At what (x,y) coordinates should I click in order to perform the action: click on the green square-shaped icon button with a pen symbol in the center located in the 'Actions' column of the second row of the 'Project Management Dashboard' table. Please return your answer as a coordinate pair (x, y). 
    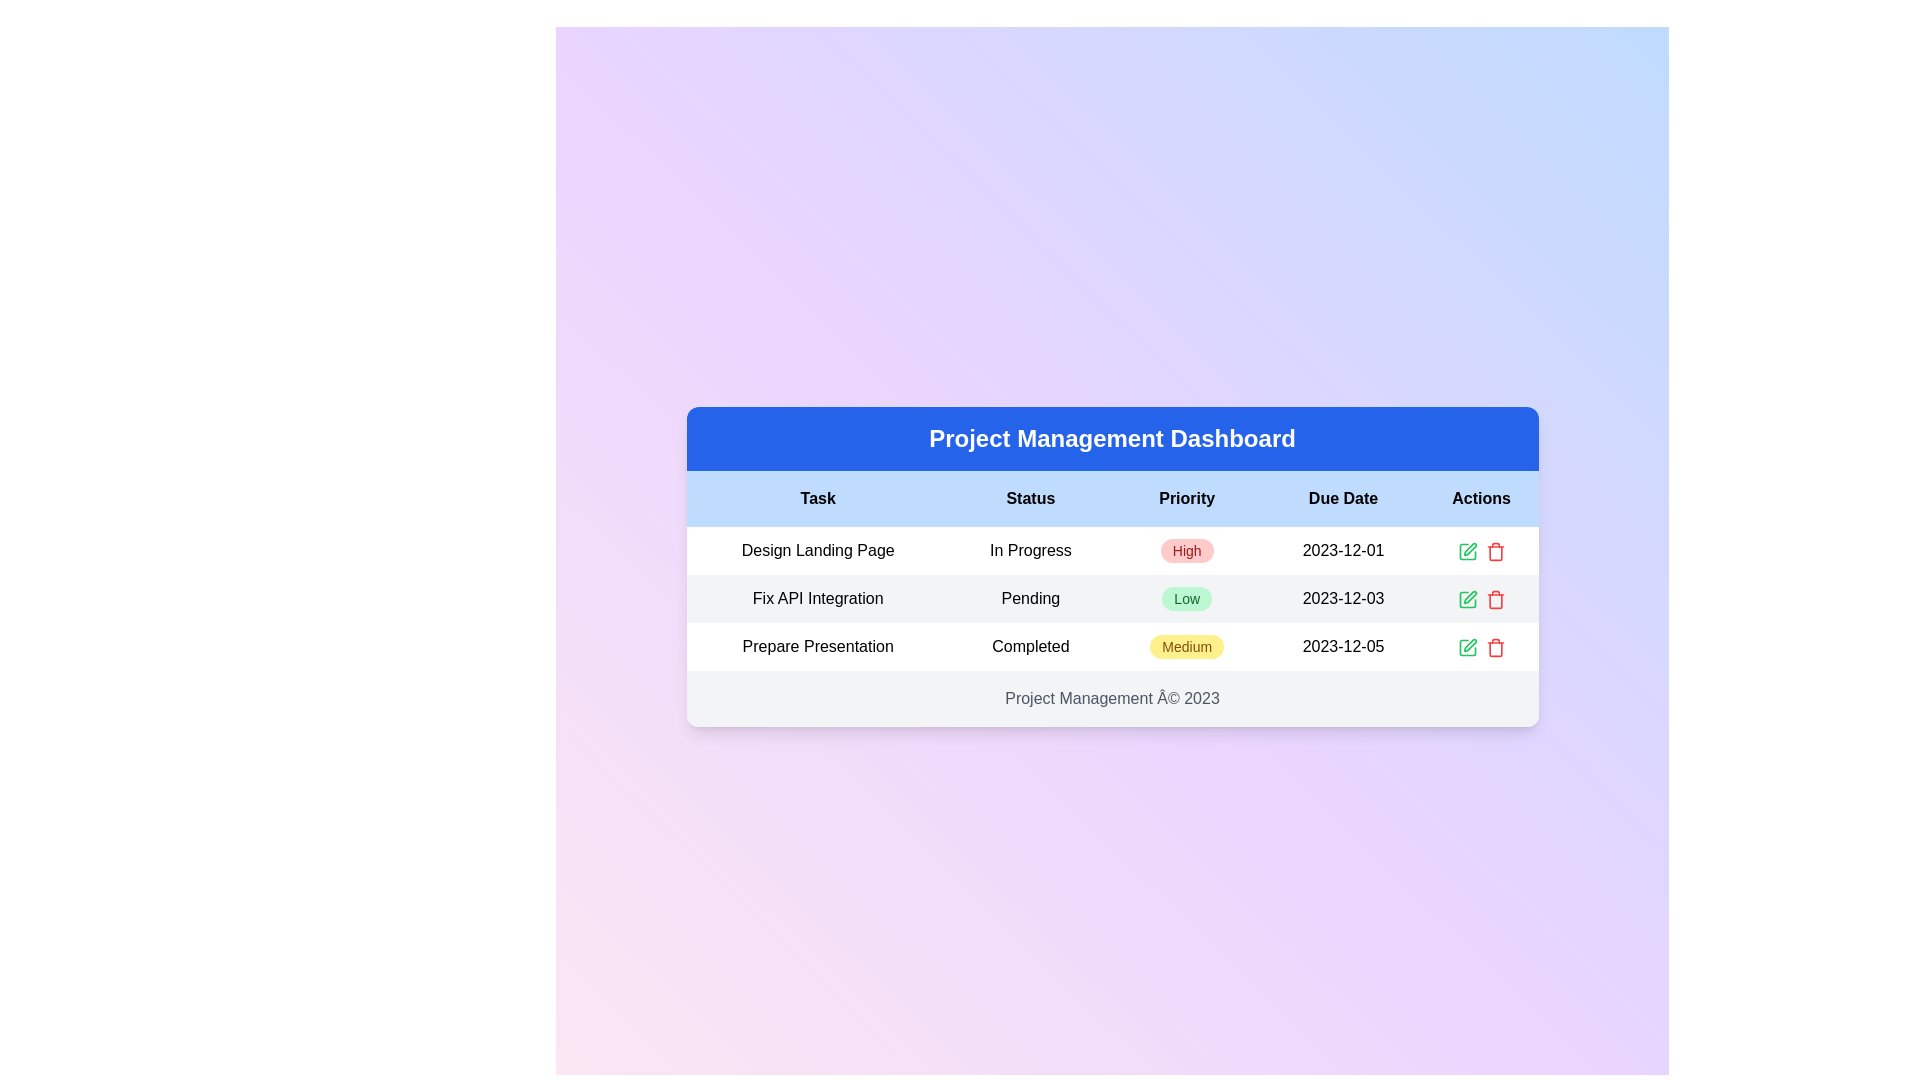
    Looking at the image, I should click on (1467, 598).